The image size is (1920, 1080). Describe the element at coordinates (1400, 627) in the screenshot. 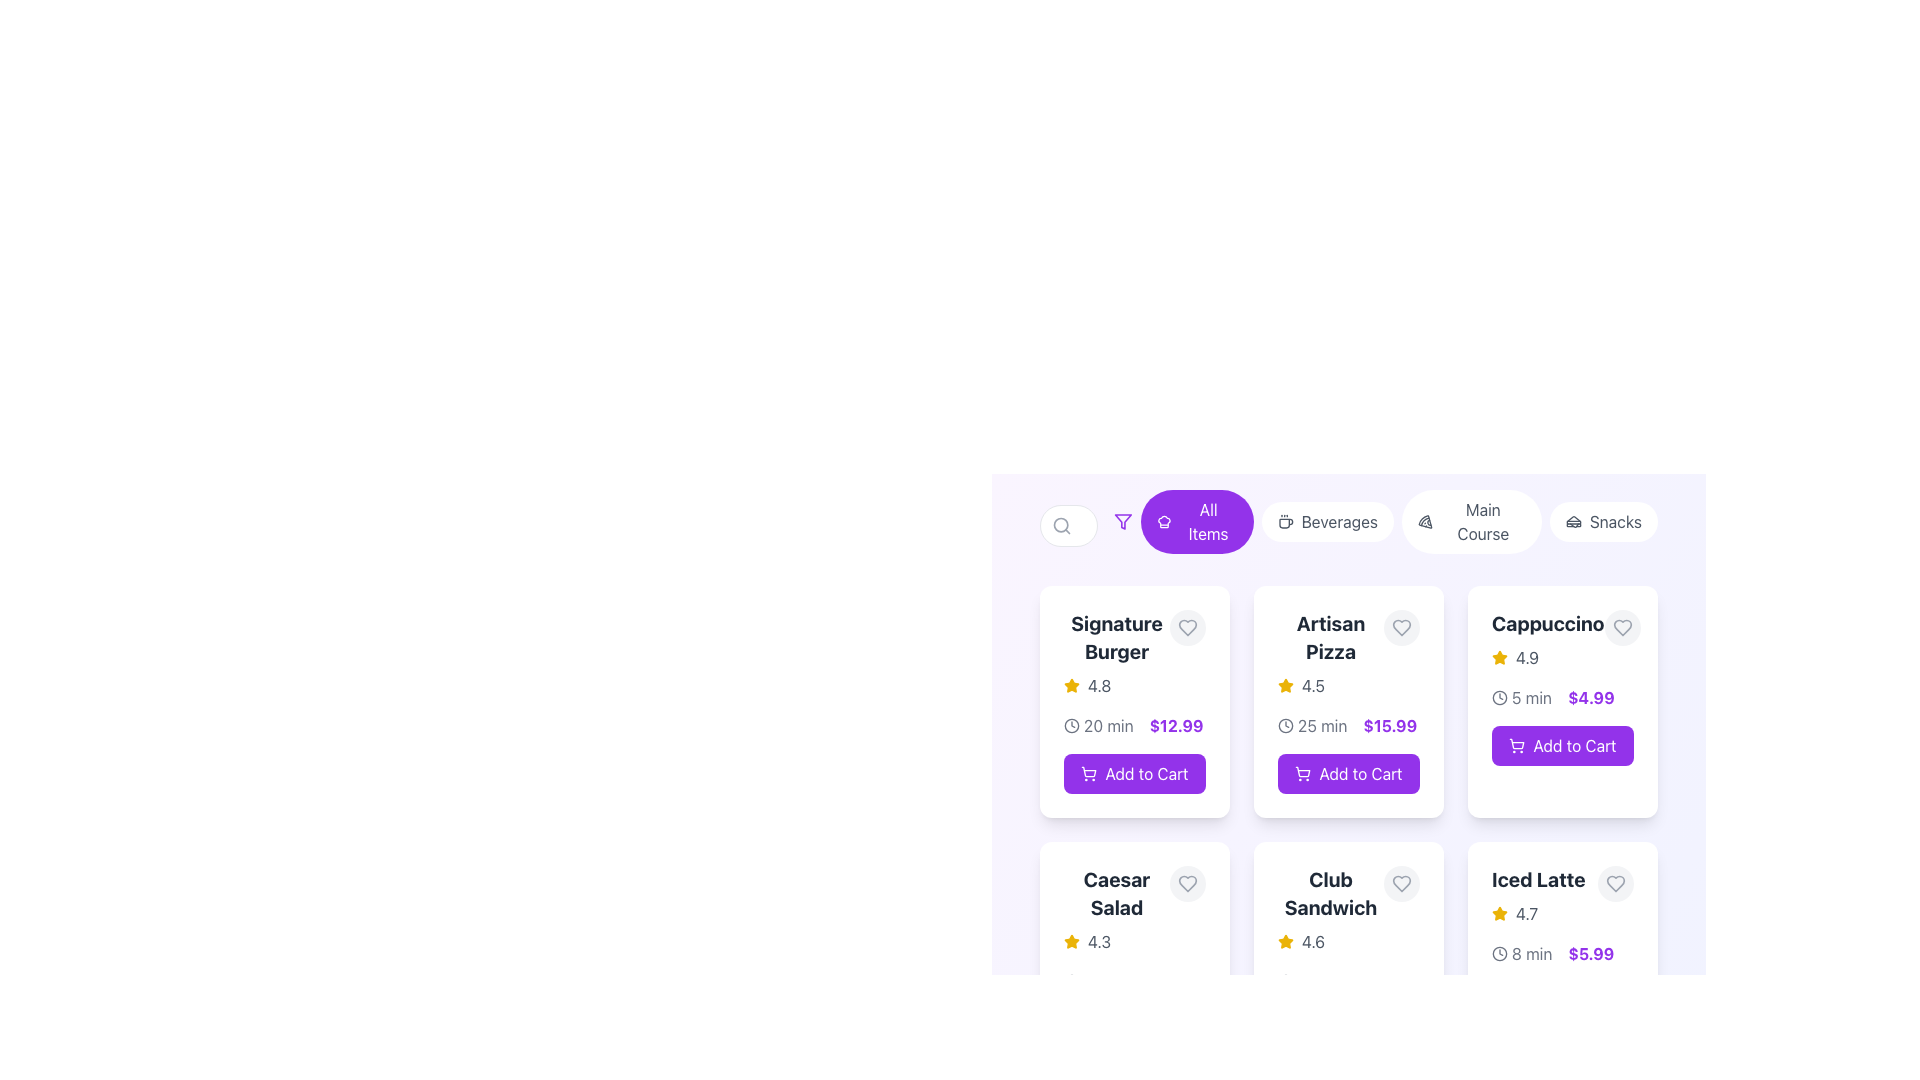

I see `the favorite button icon located in the top-right corner of the 'Artisan Pizza' card in the second row of displayed items` at that location.